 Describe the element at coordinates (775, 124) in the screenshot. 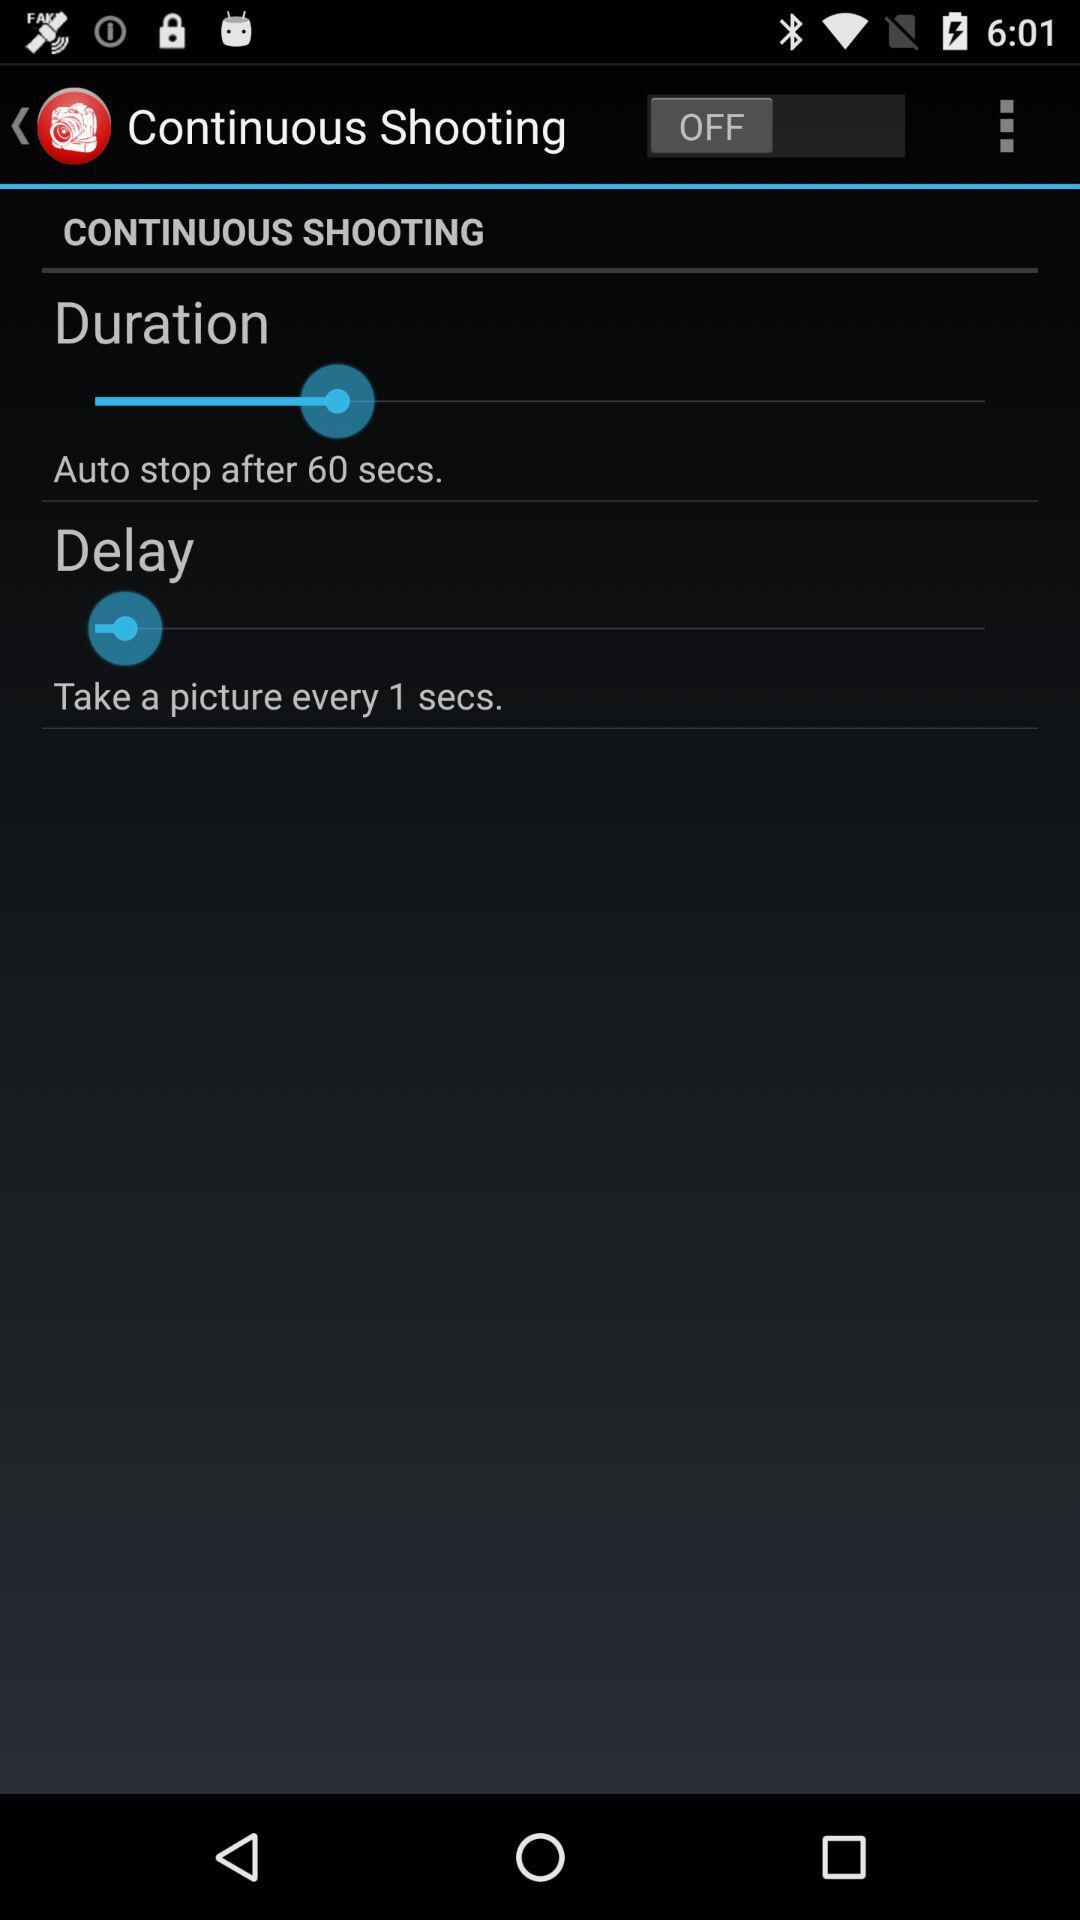

I see `turn on/off continuos shooting` at that location.